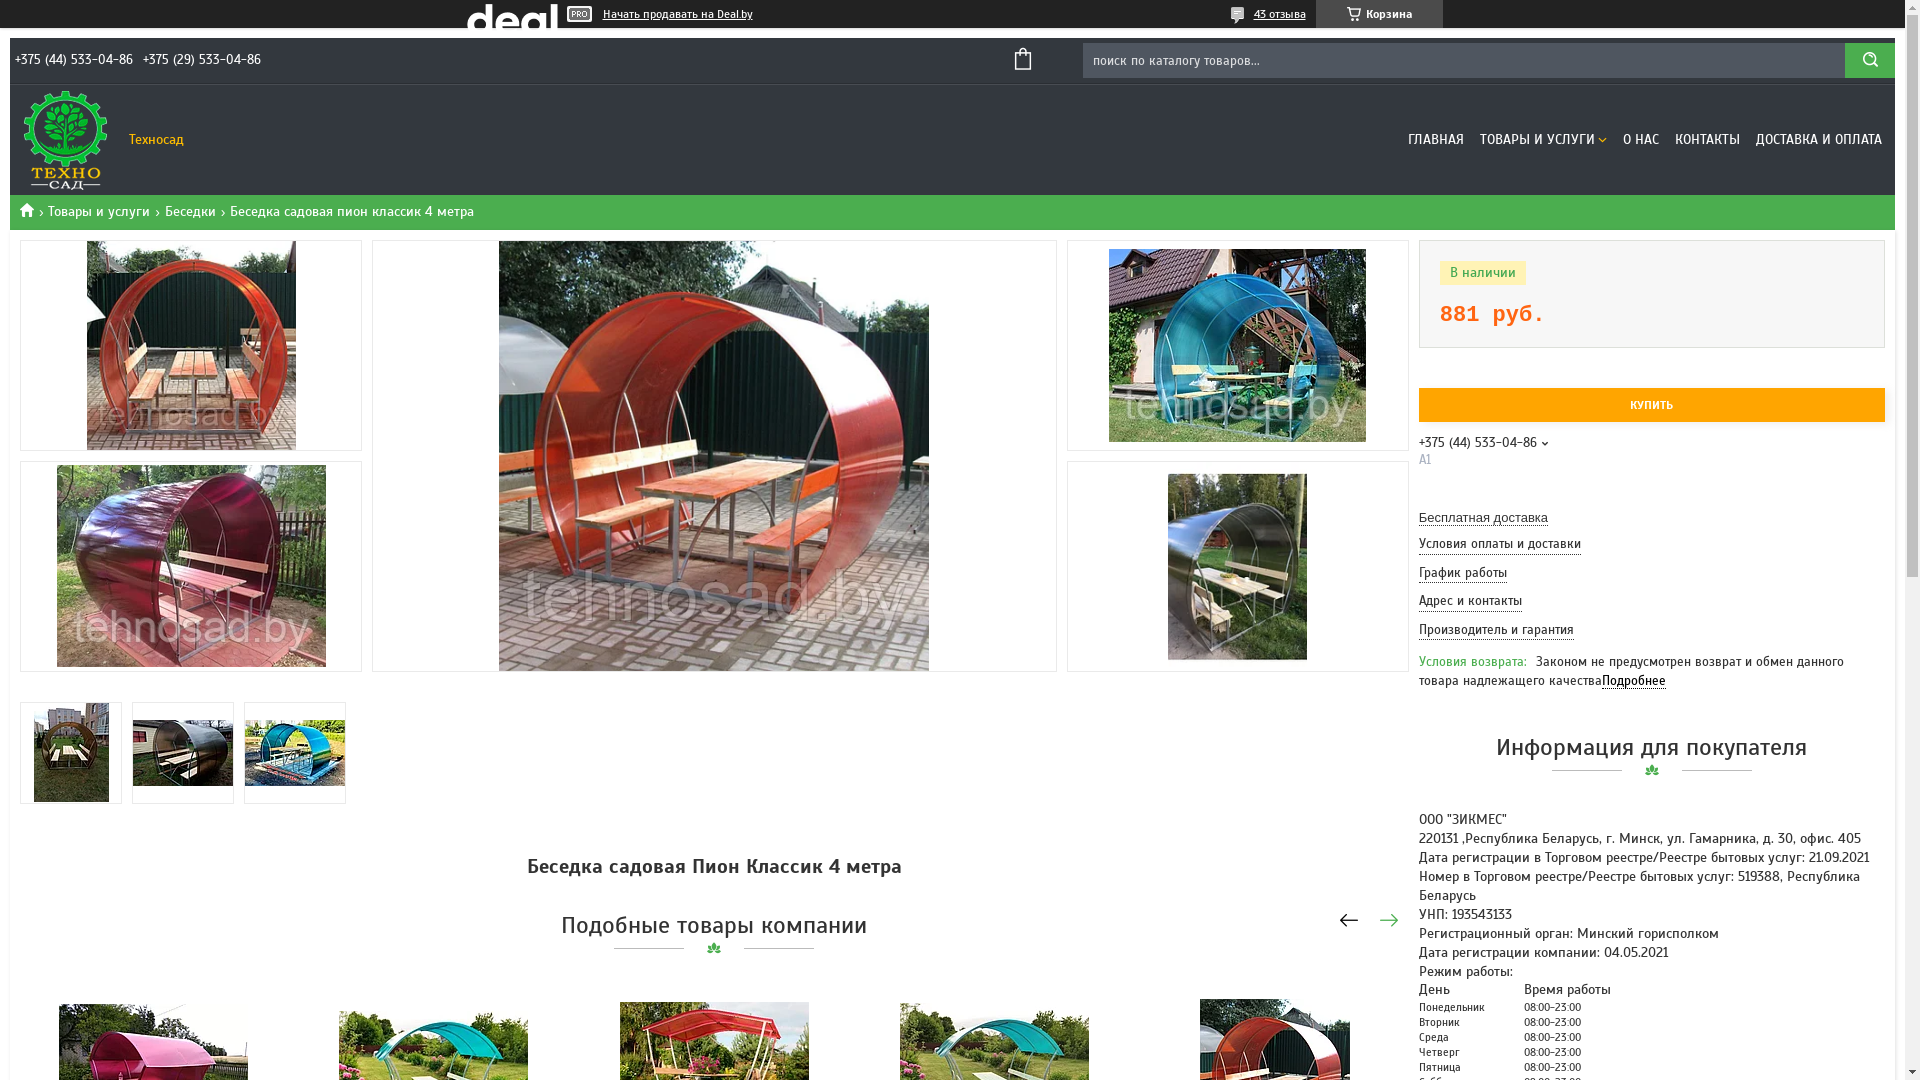 Image resolution: width=1920 pixels, height=1080 pixels. Describe the element at coordinates (19, 209) in the screenshot. I see `'Tehnosad.by'` at that location.